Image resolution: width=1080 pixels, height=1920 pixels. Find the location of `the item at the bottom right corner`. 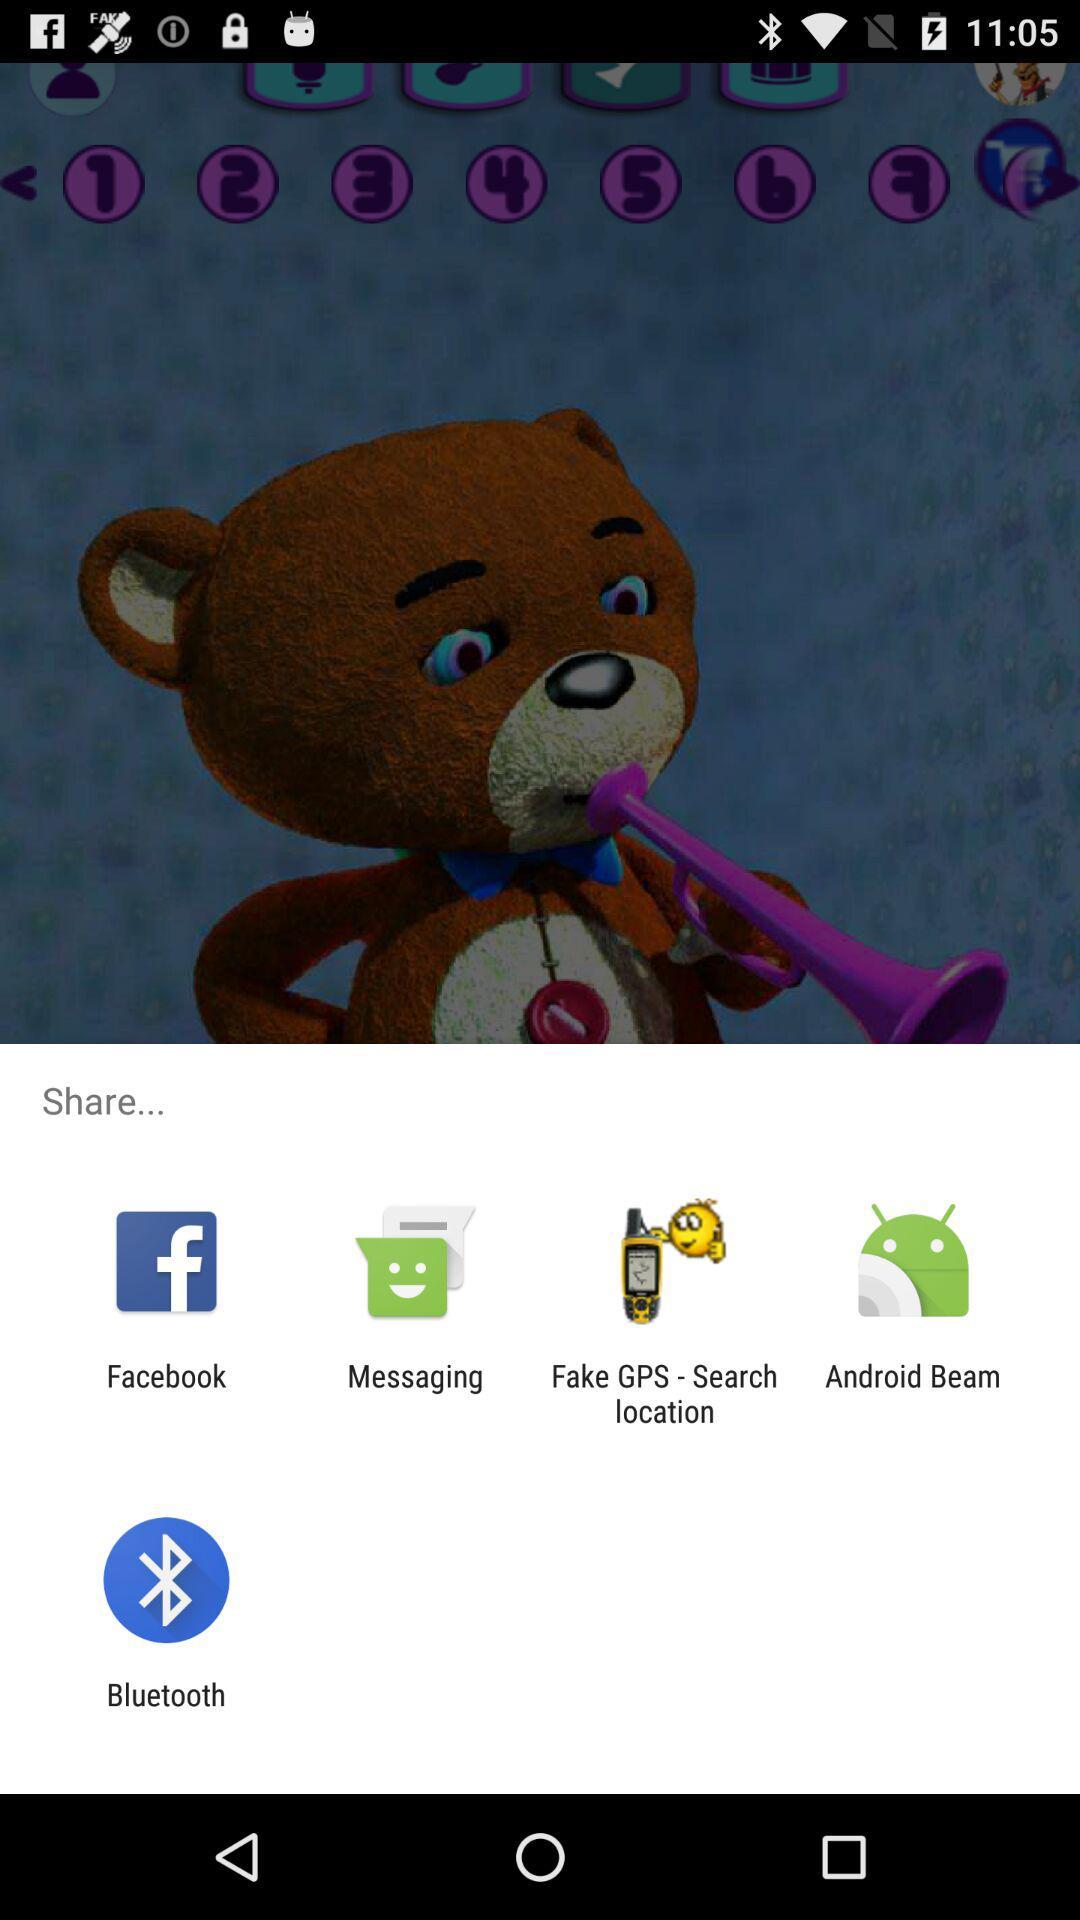

the item at the bottom right corner is located at coordinates (913, 1392).